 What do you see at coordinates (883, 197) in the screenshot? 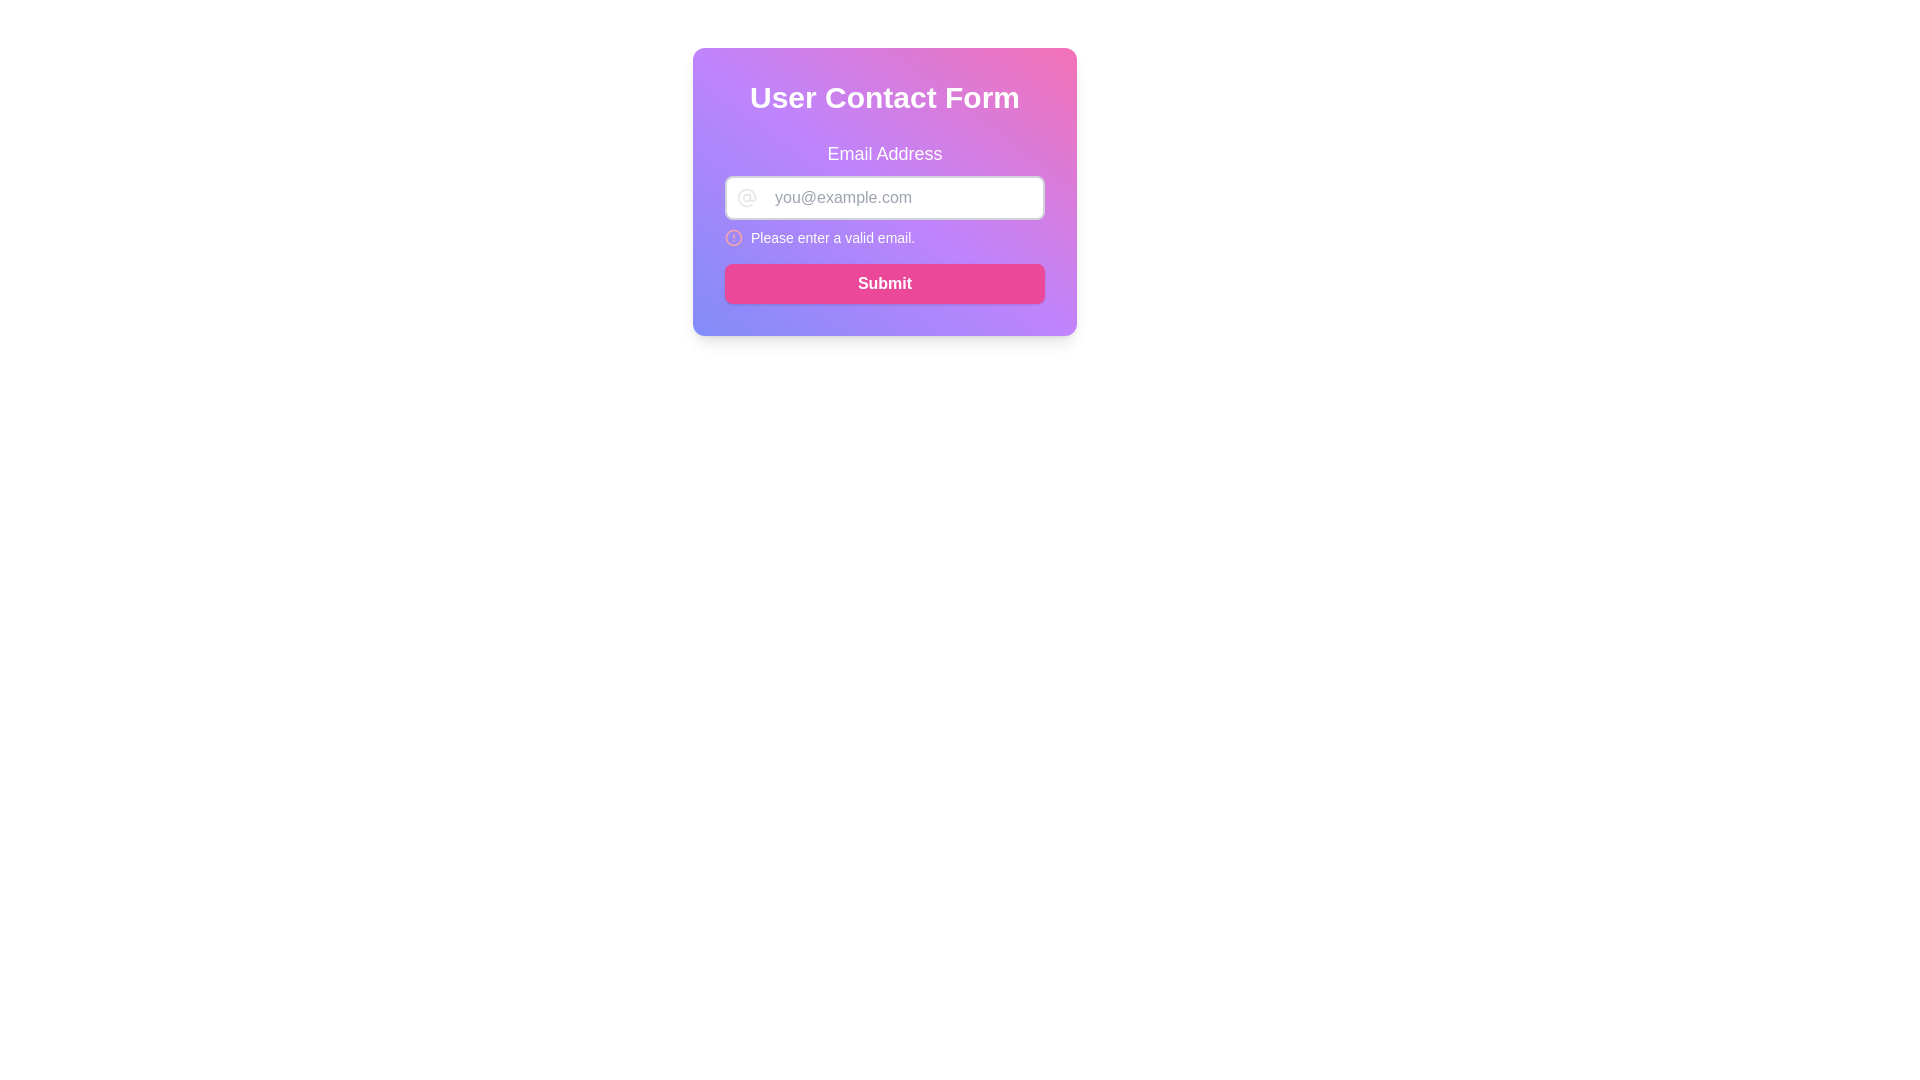
I see `the text input field for email address to focus on it, located below the 'Email Address' label and above the validation message` at bounding box center [883, 197].